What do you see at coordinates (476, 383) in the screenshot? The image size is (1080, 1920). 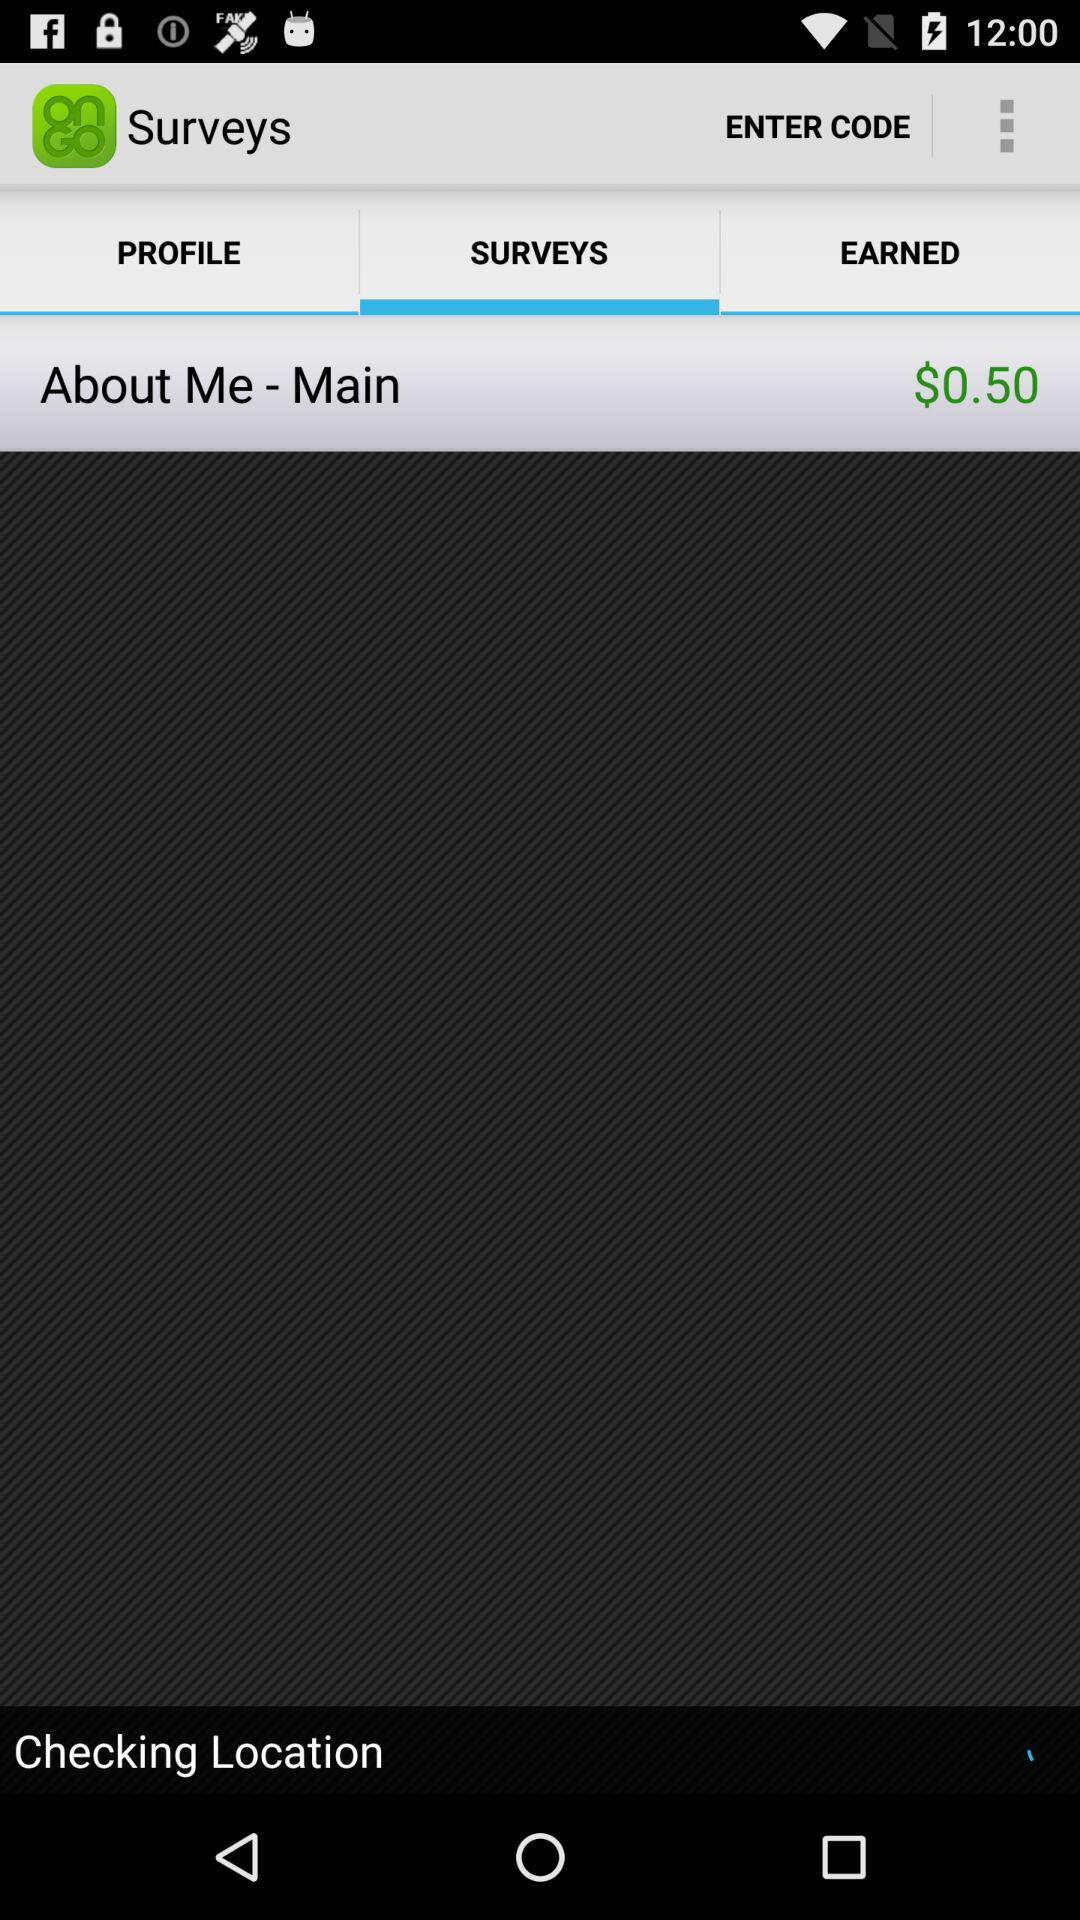 I see `the item next to $0.50 item` at bounding box center [476, 383].